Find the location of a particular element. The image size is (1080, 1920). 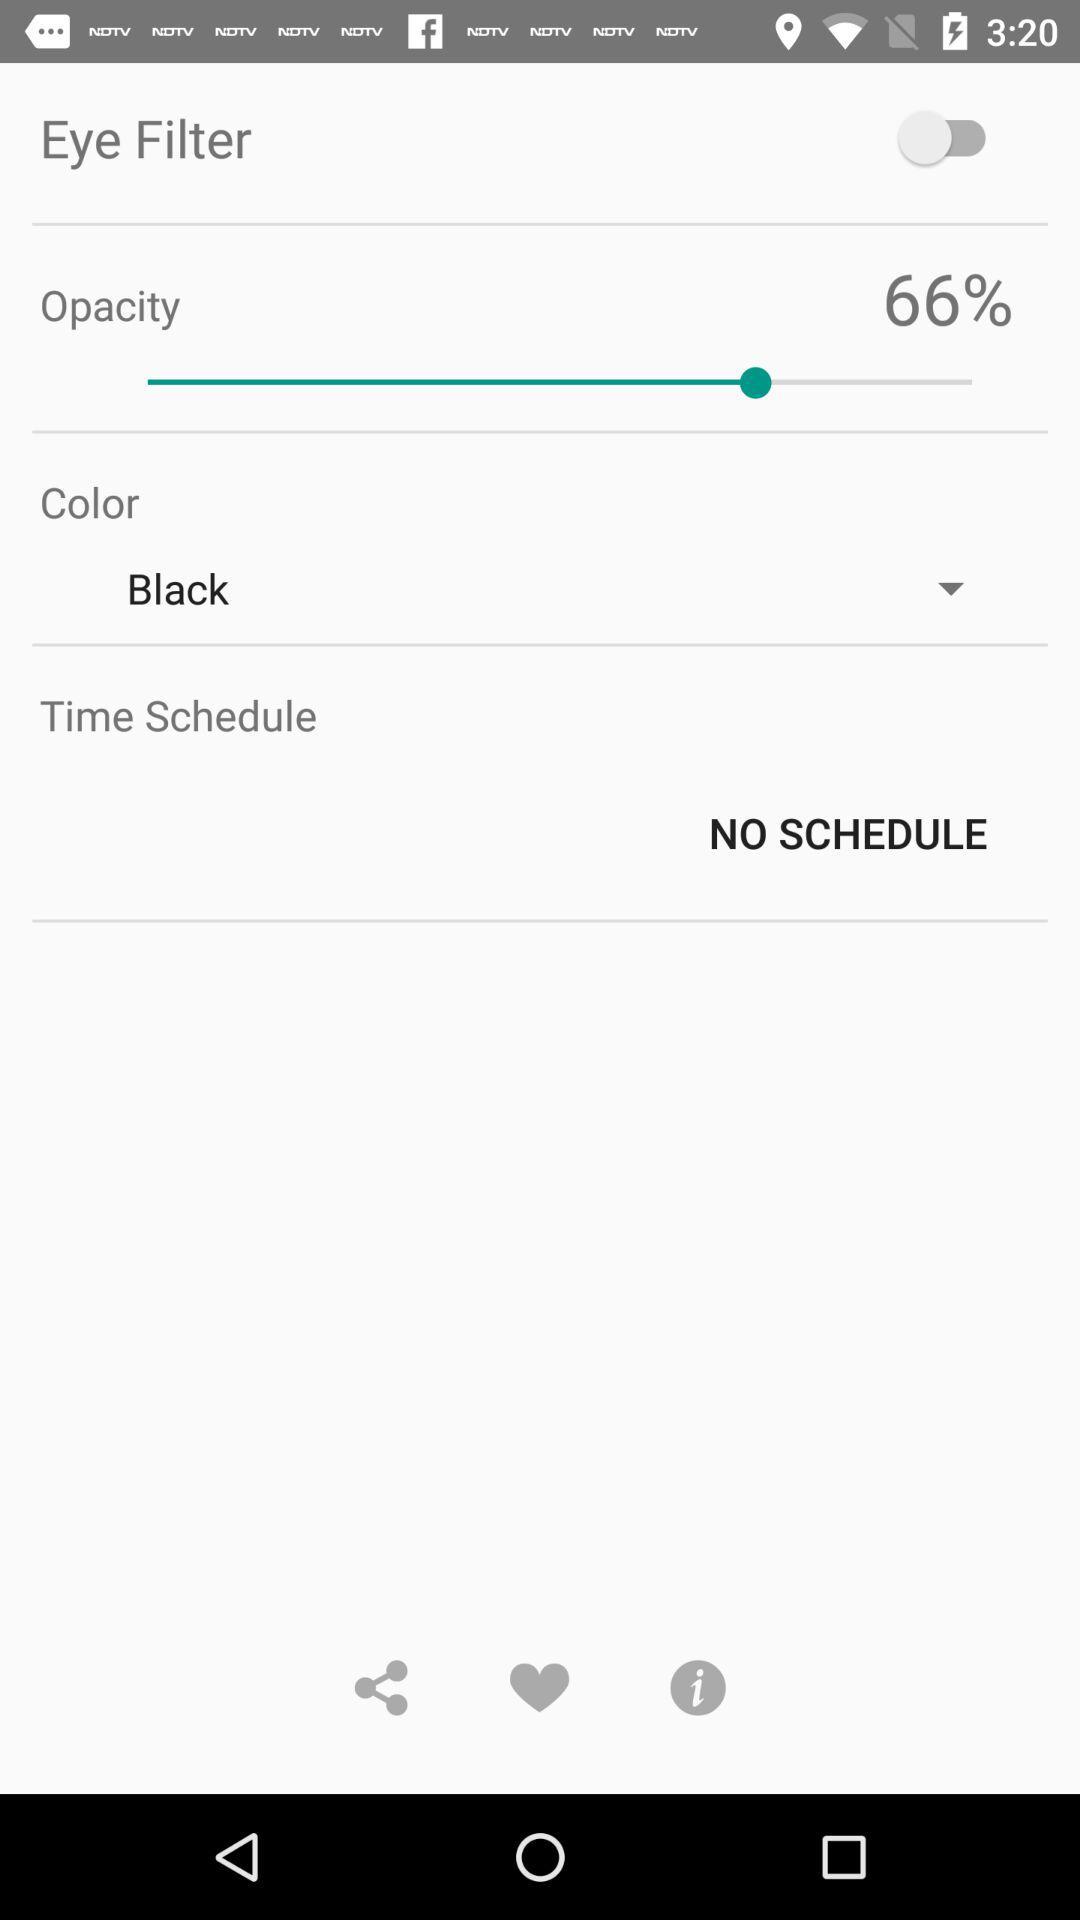

he can activate the simple voice command is located at coordinates (950, 136).